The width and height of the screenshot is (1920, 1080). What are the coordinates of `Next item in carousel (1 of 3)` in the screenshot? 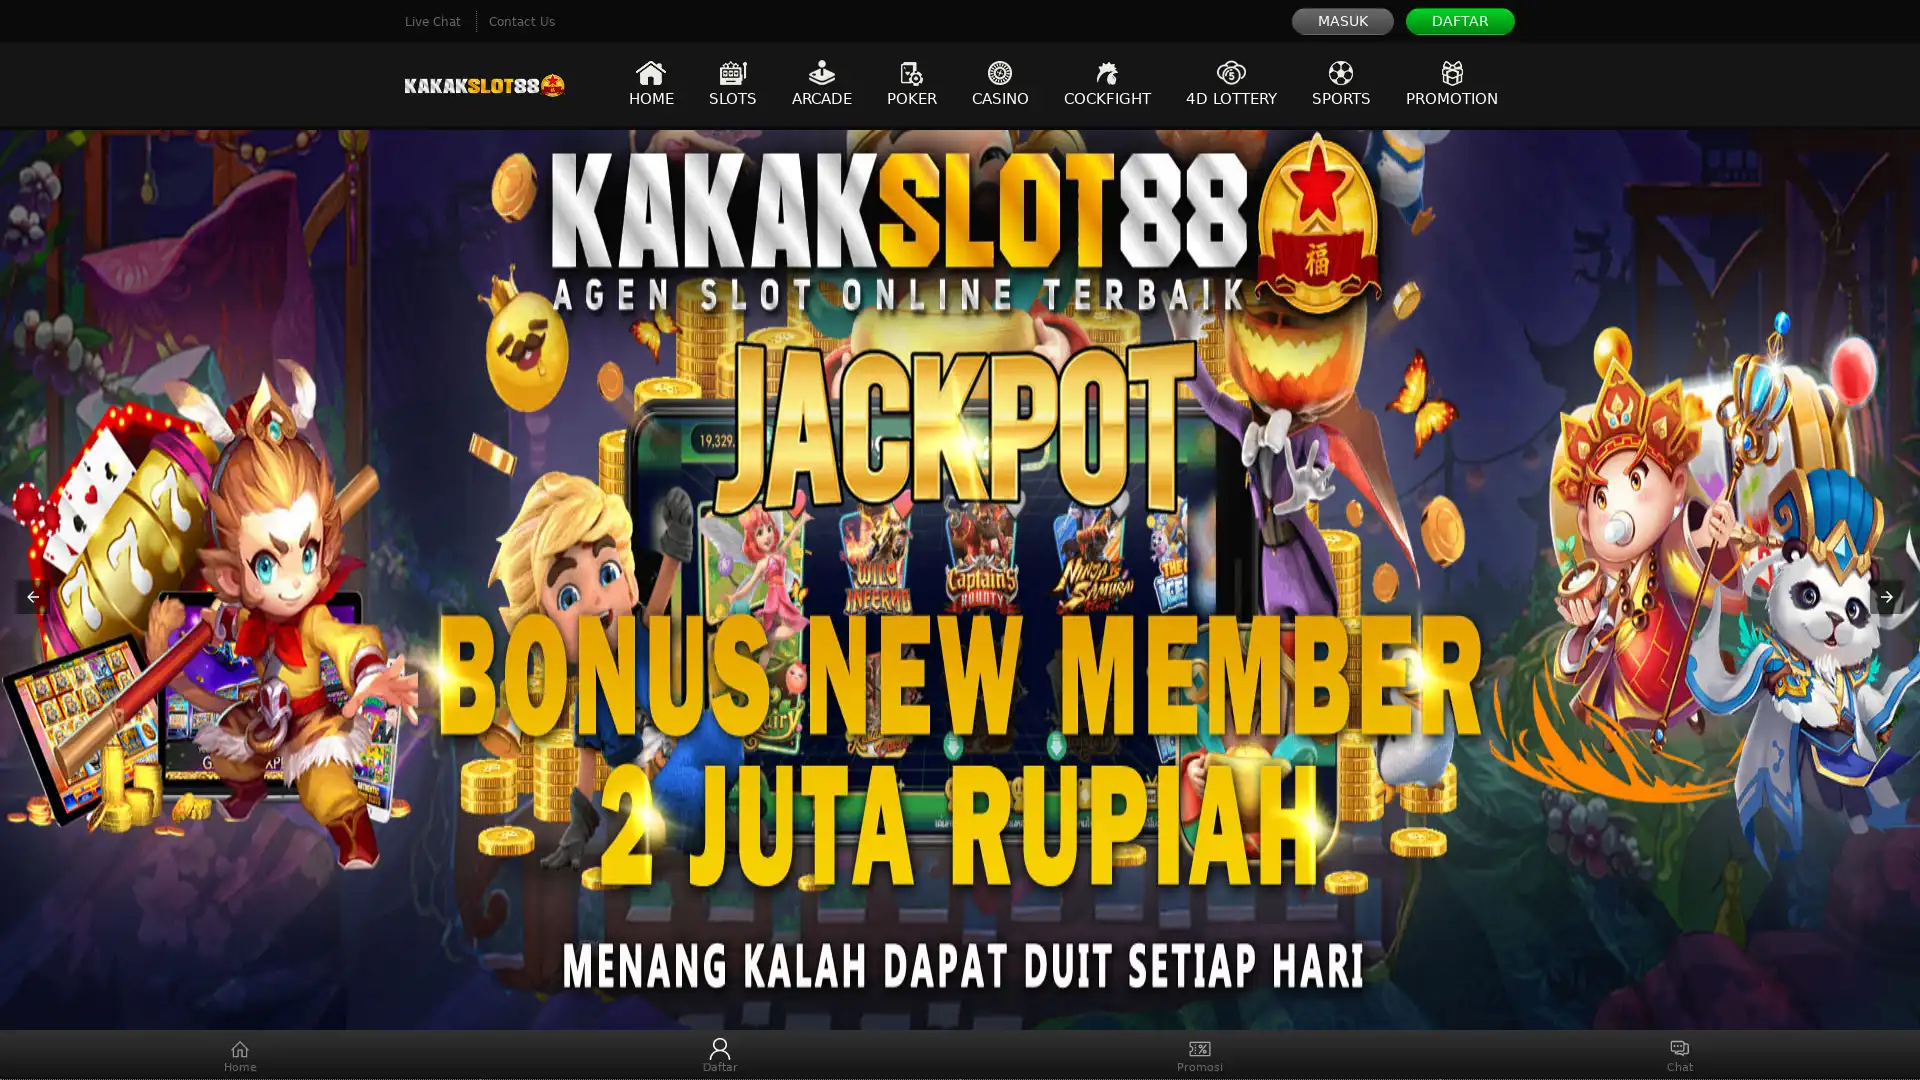 It's located at (1885, 596).